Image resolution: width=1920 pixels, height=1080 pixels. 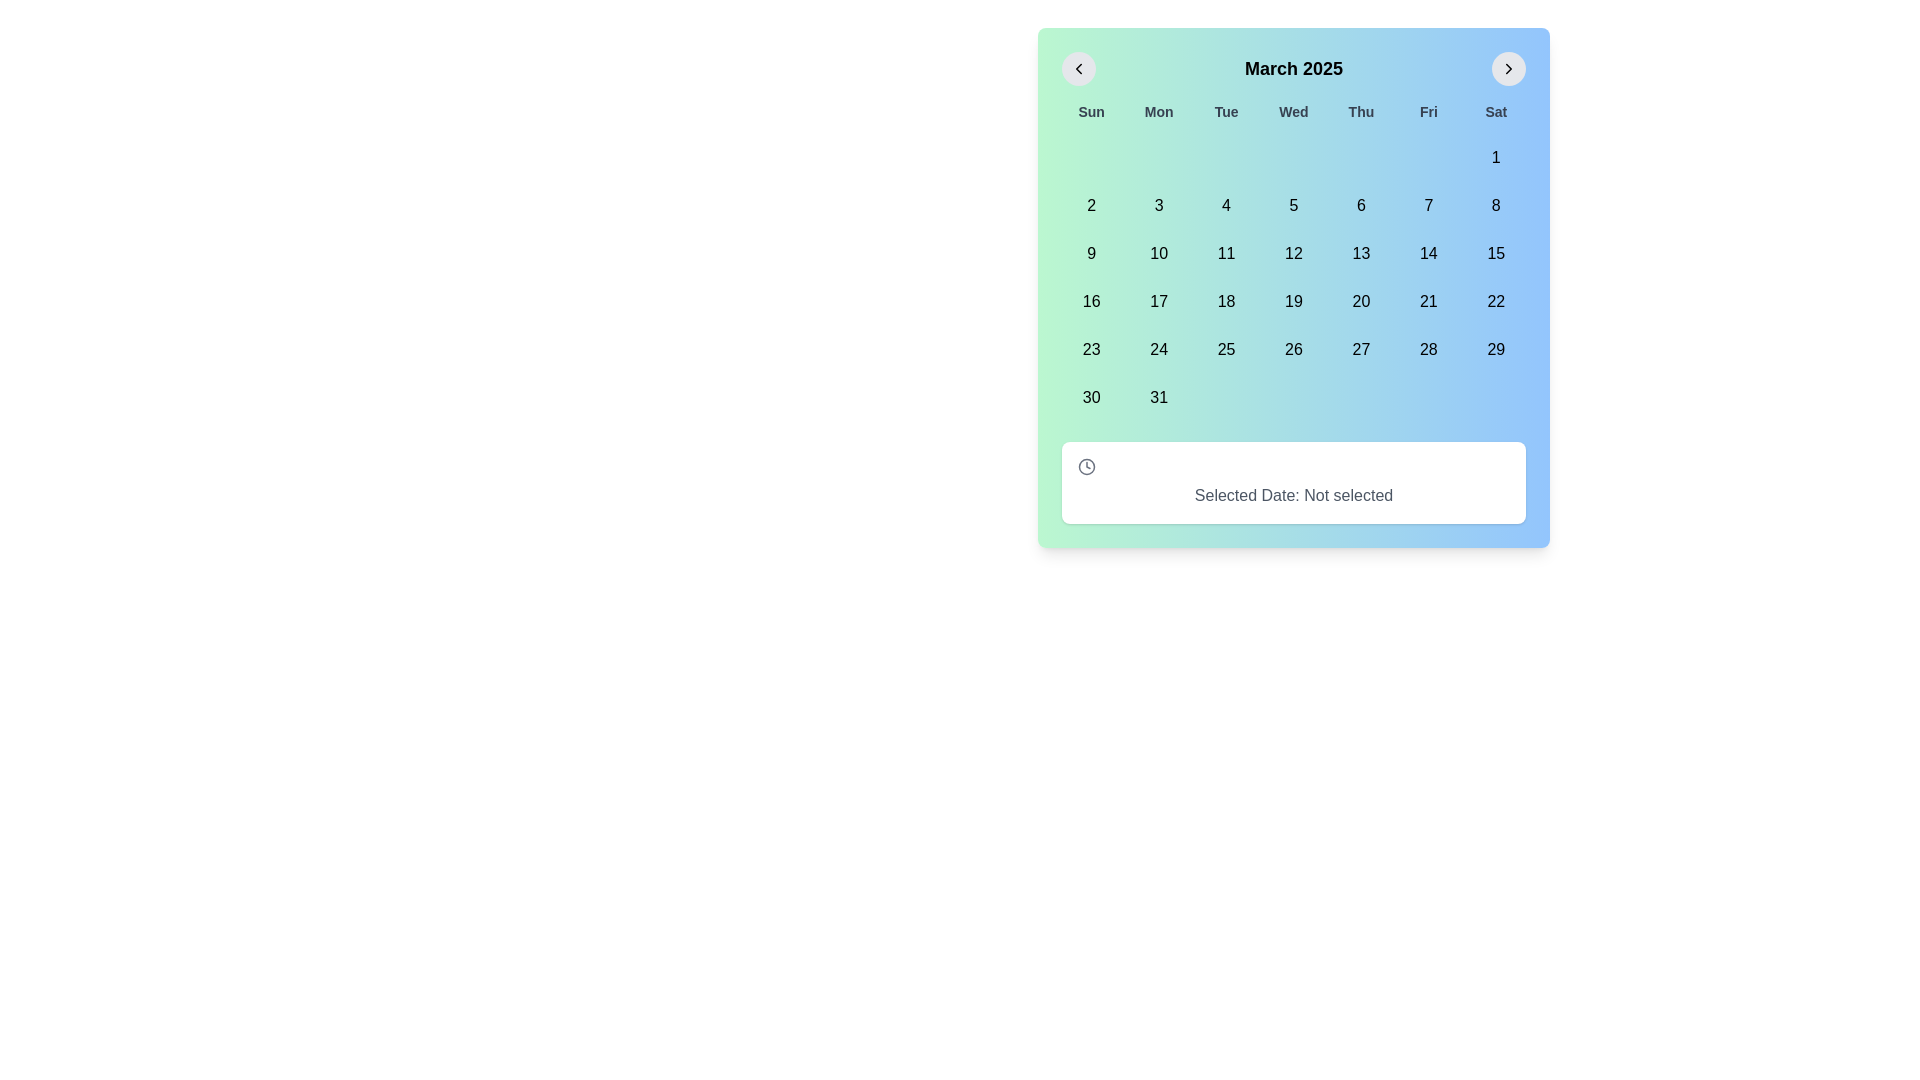 I want to click on the date selector button for the 26th date in the calendar interface, located in the 5th row and 5th column of the grid, so click(x=1294, y=349).